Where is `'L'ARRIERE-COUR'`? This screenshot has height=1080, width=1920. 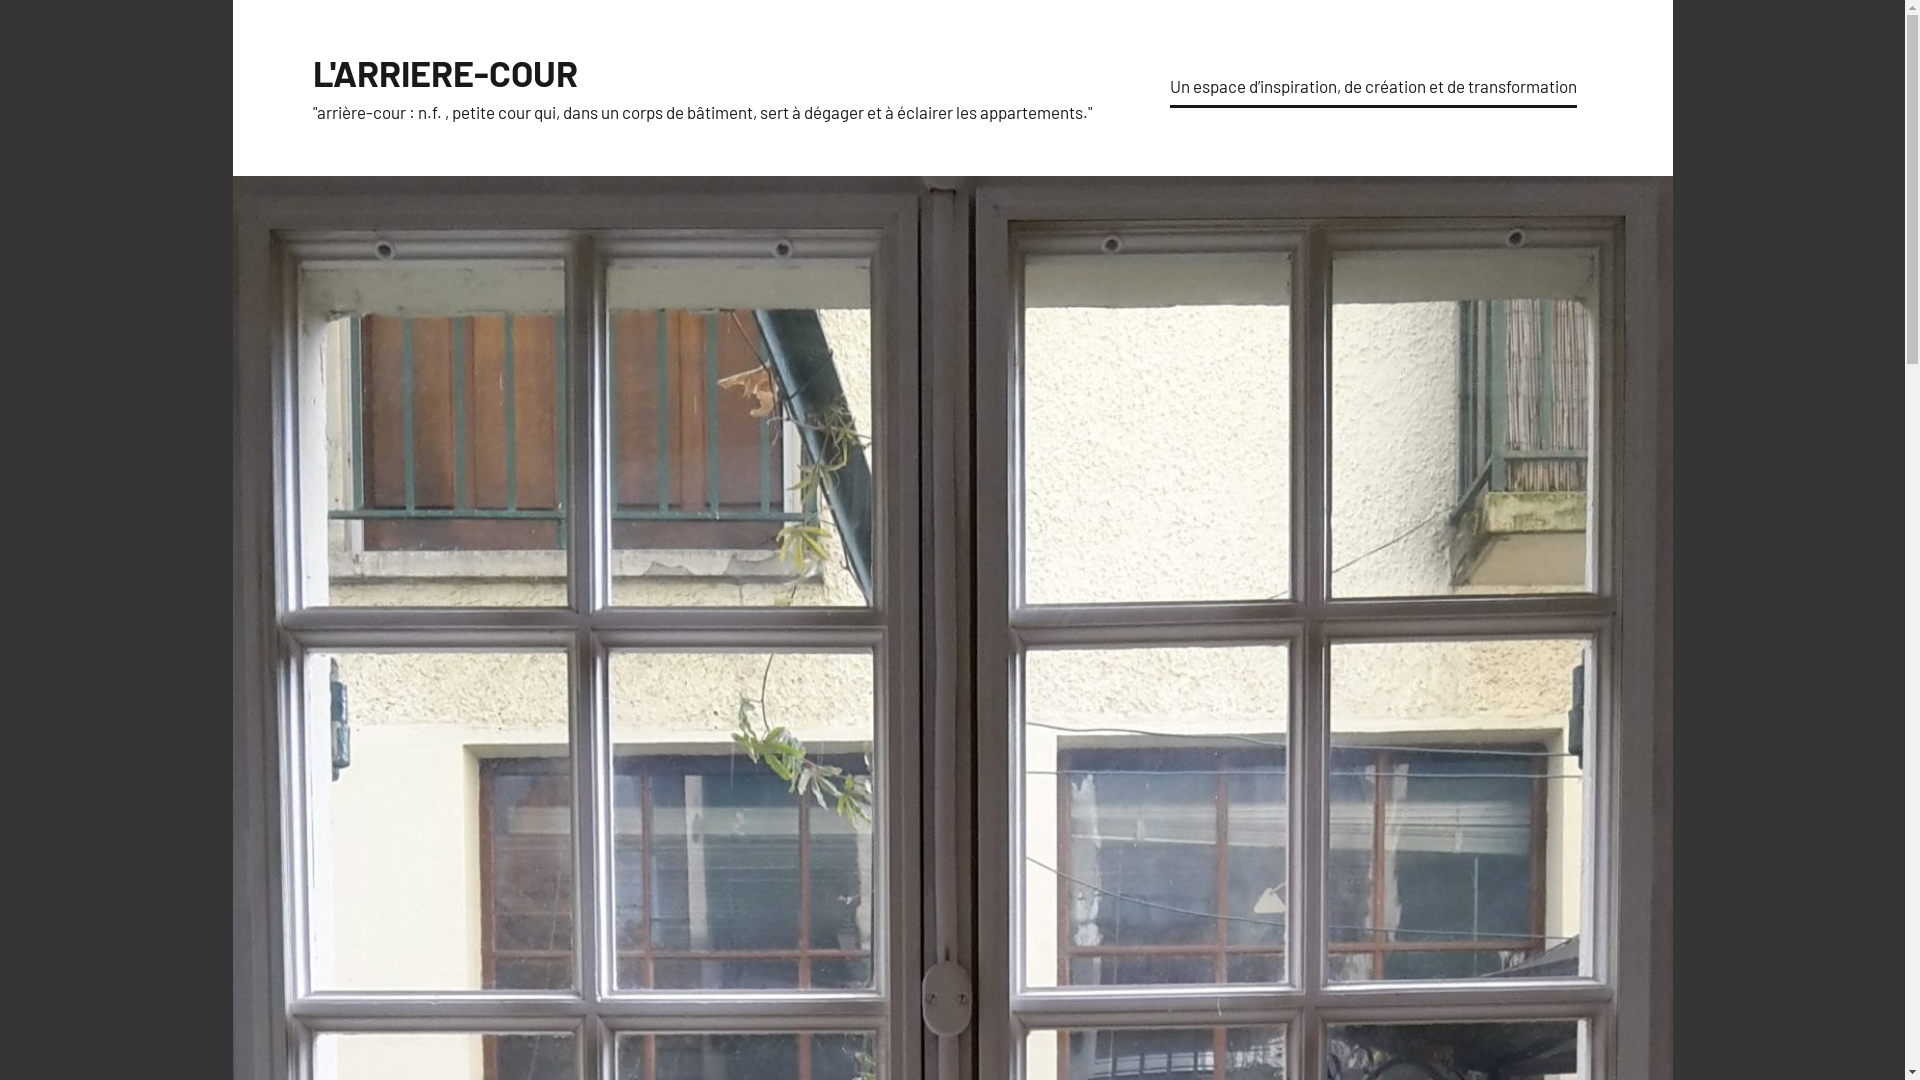 'L'ARRIERE-COUR' is located at coordinates (443, 71).